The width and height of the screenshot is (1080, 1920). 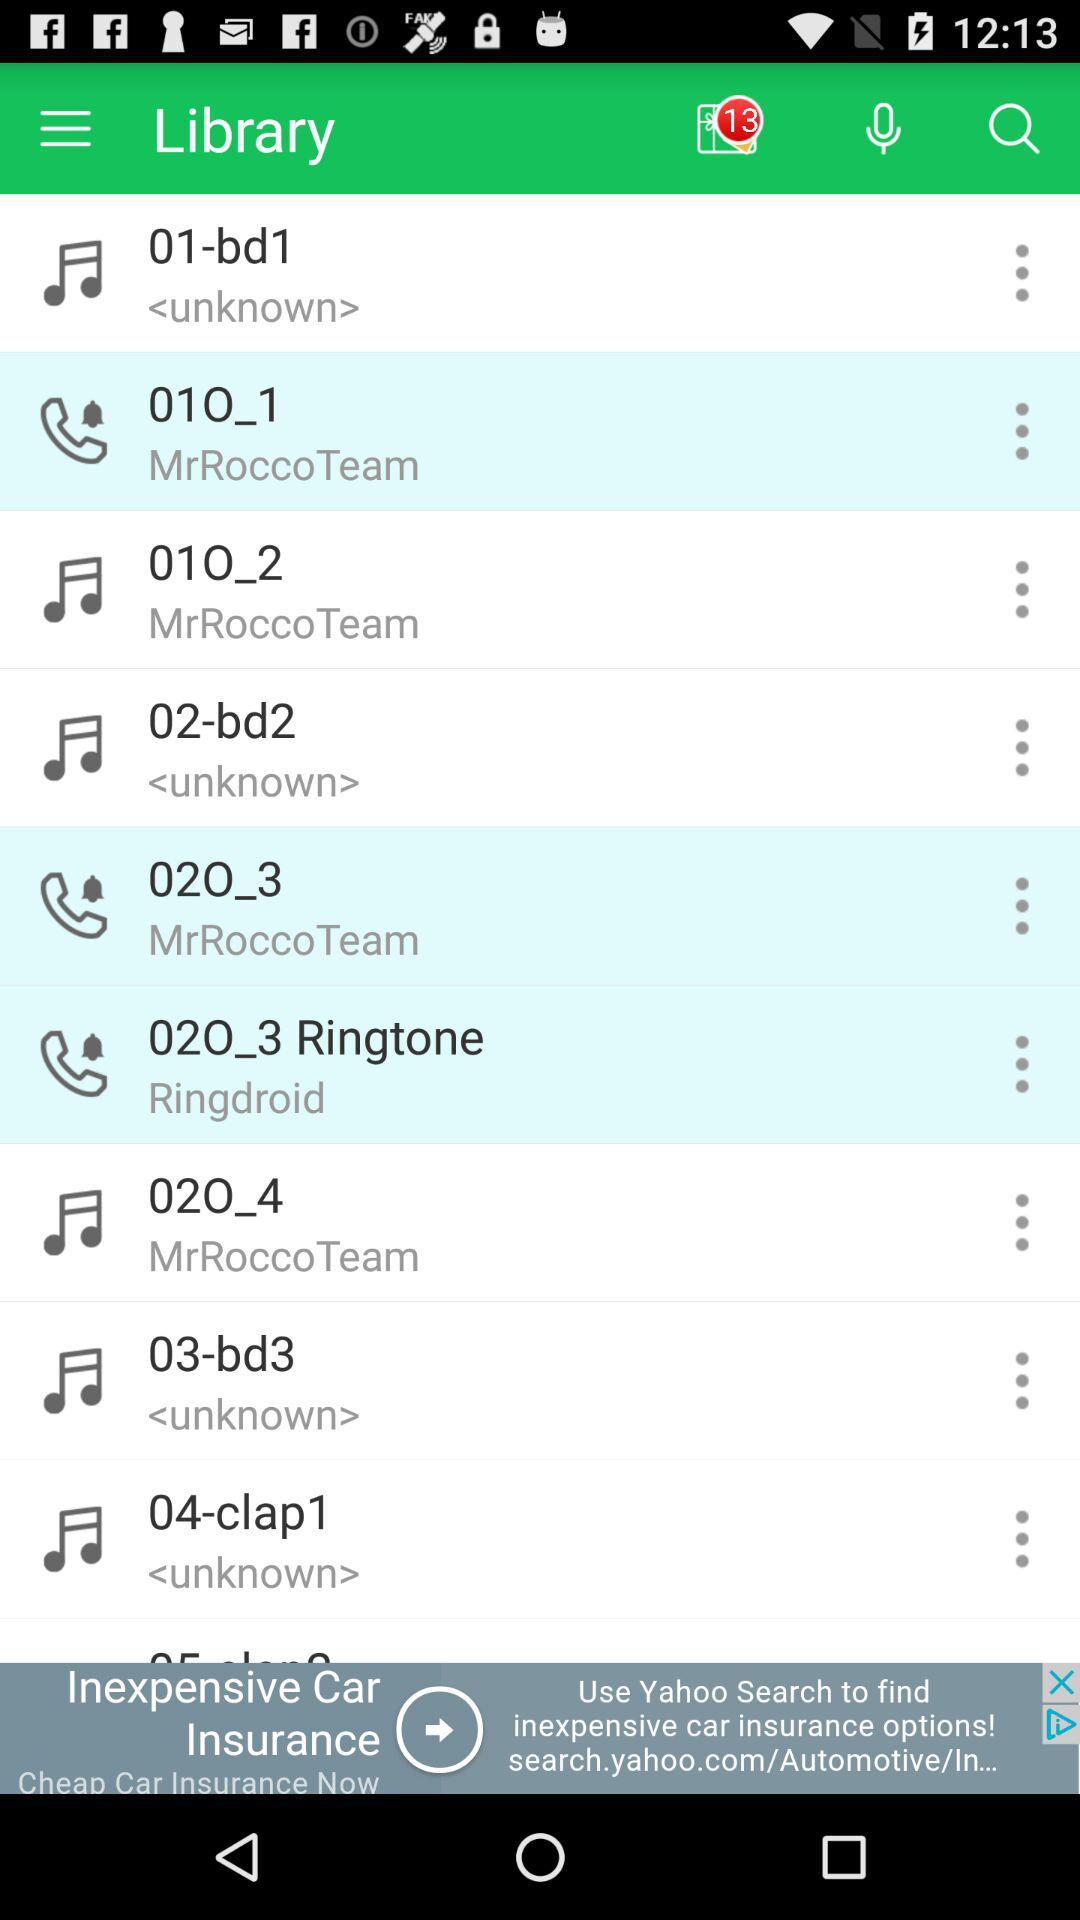 I want to click on more information, so click(x=1022, y=905).